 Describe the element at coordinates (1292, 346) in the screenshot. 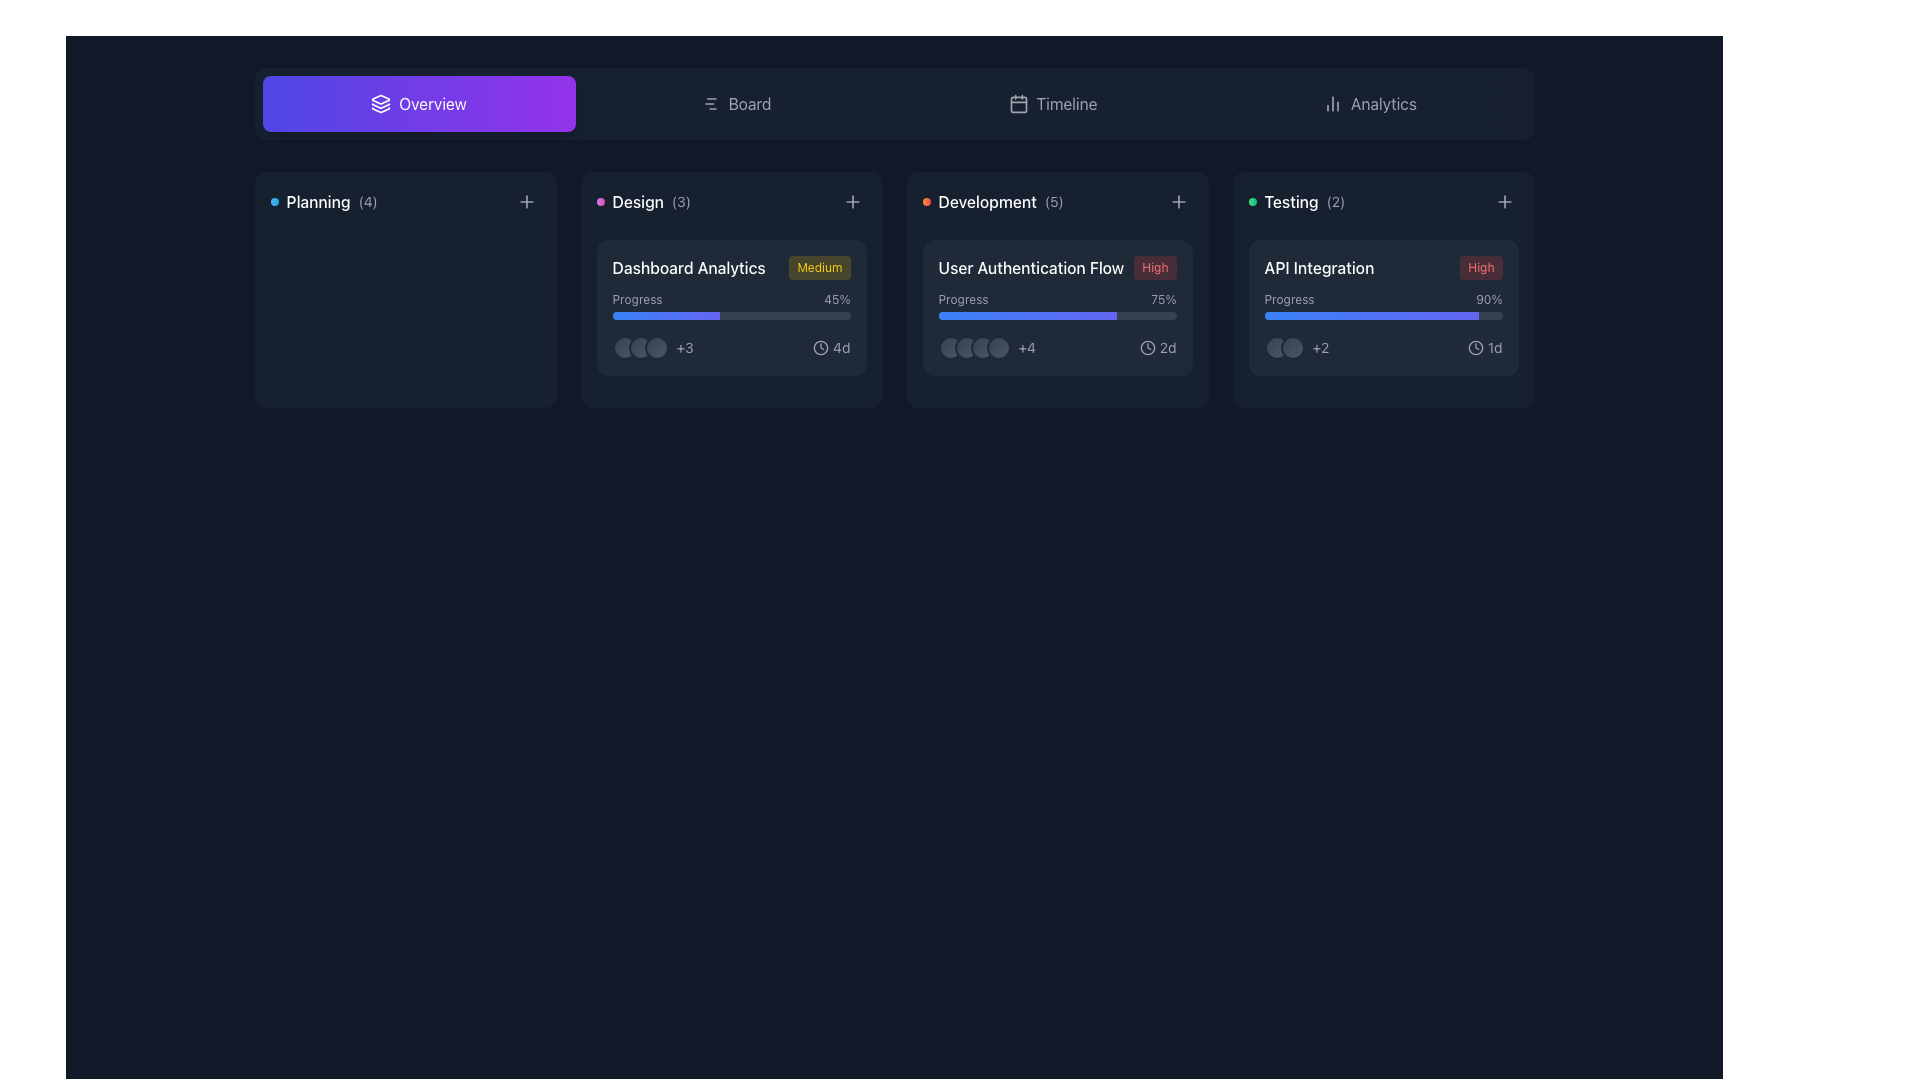

I see `the circular decorative UI element located at the bottom-left section of the 'API Integration' card in the 'Testing' category, which is the second in a row of two similar icons` at that location.